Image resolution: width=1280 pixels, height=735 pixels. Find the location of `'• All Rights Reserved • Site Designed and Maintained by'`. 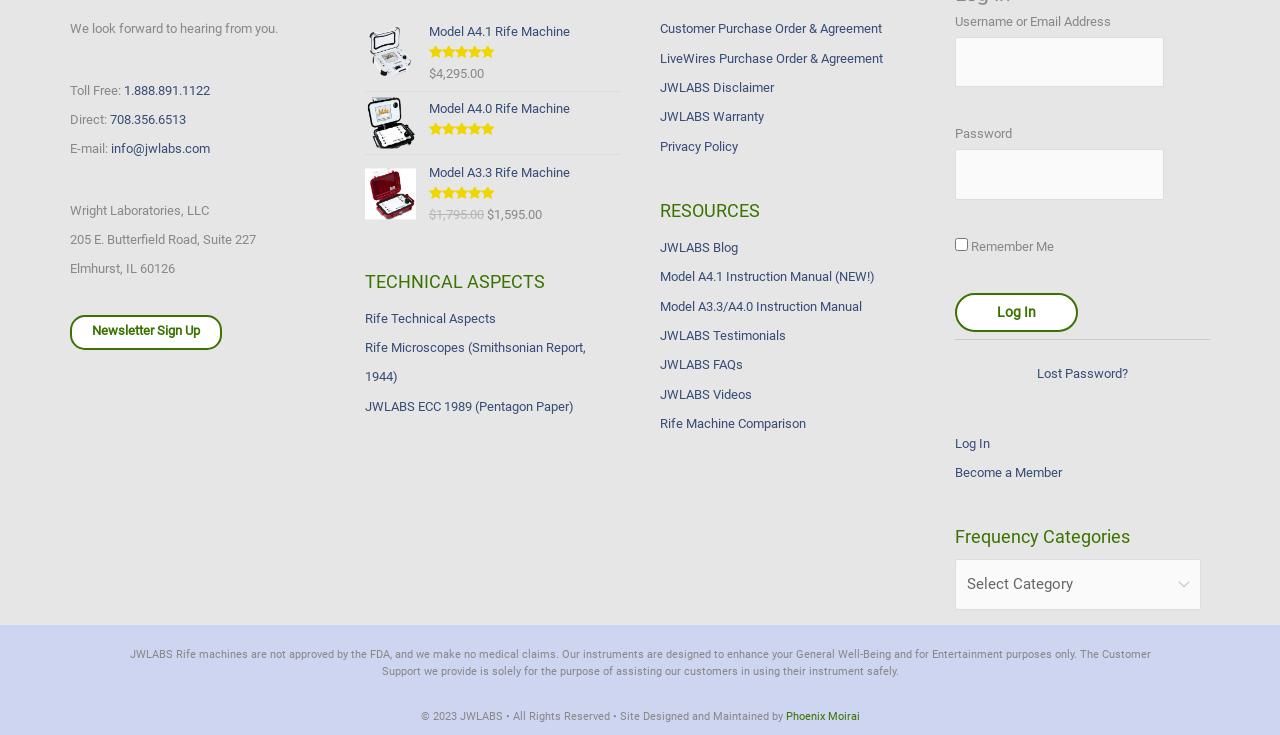

'• All Rights Reserved • Site Designed and Maintained by' is located at coordinates (643, 716).